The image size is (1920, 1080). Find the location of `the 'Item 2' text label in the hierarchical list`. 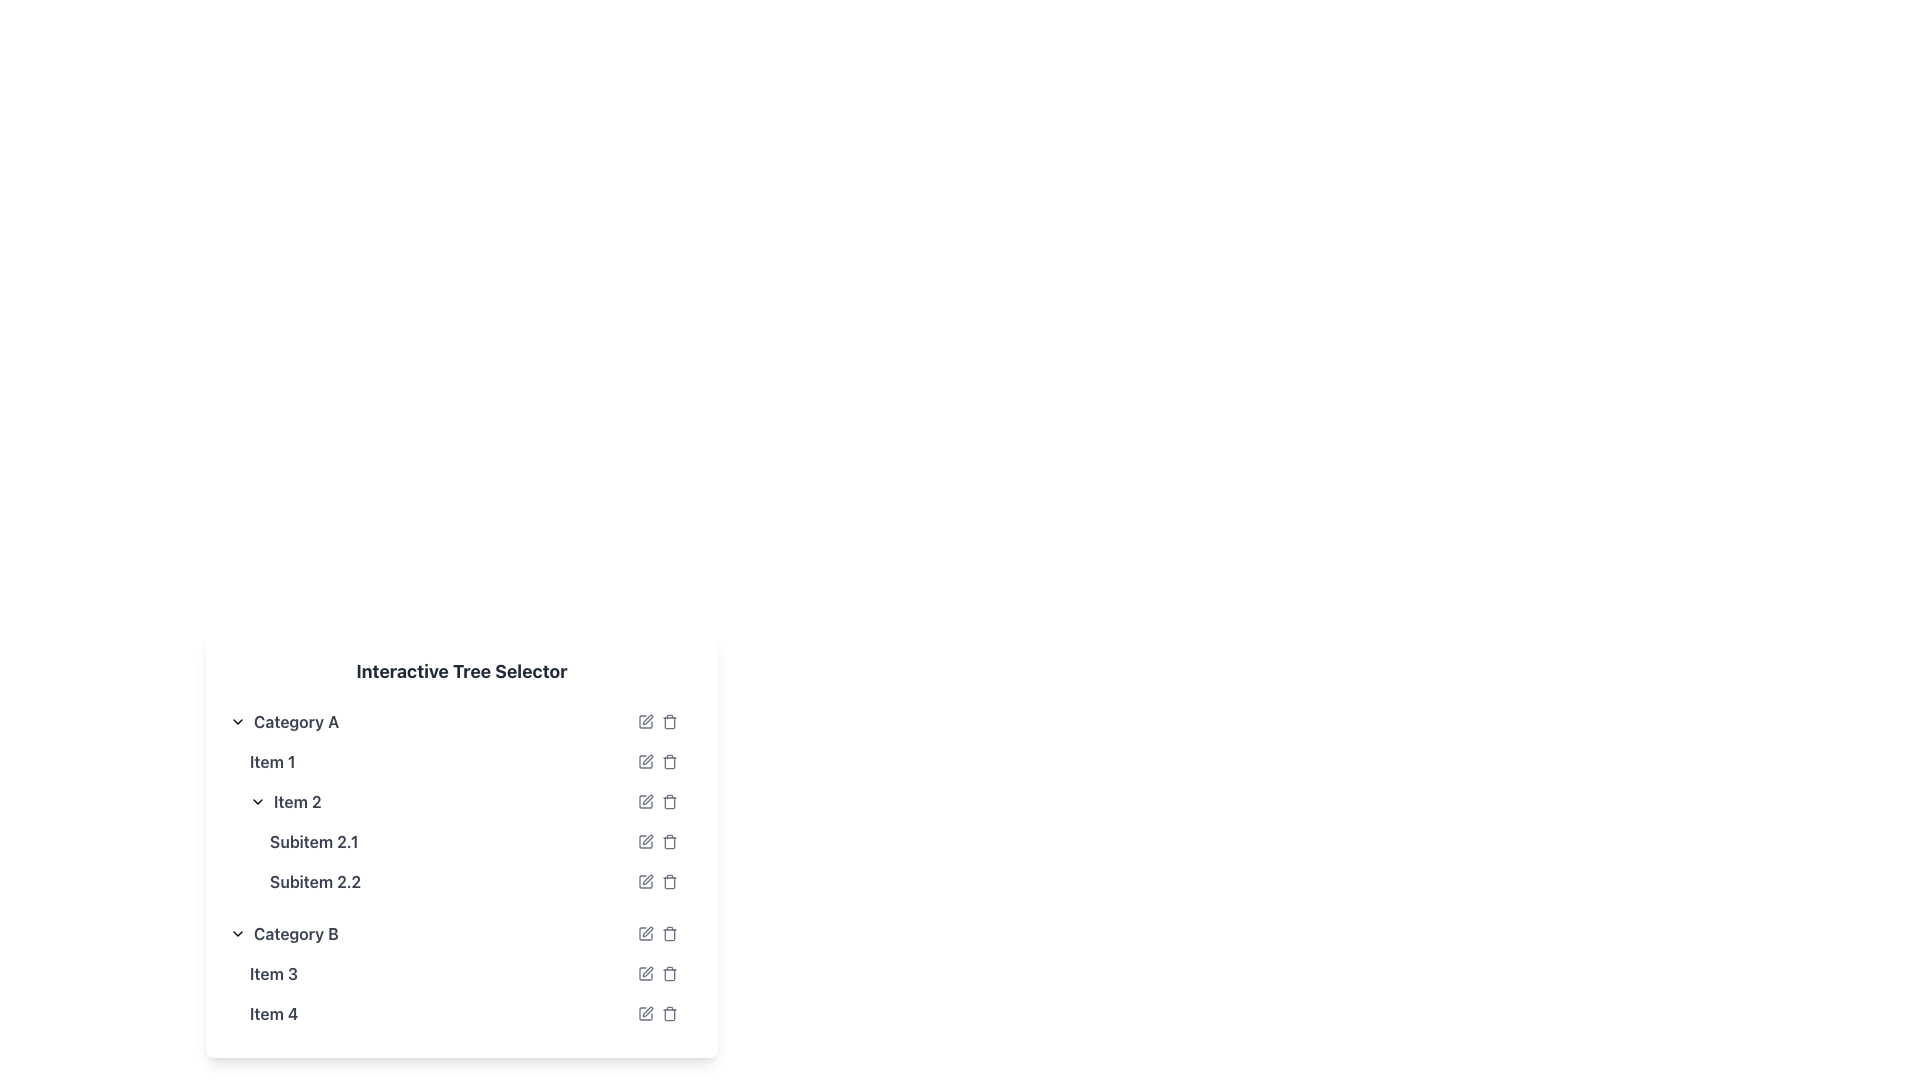

the 'Item 2' text label in the hierarchical list is located at coordinates (284, 801).